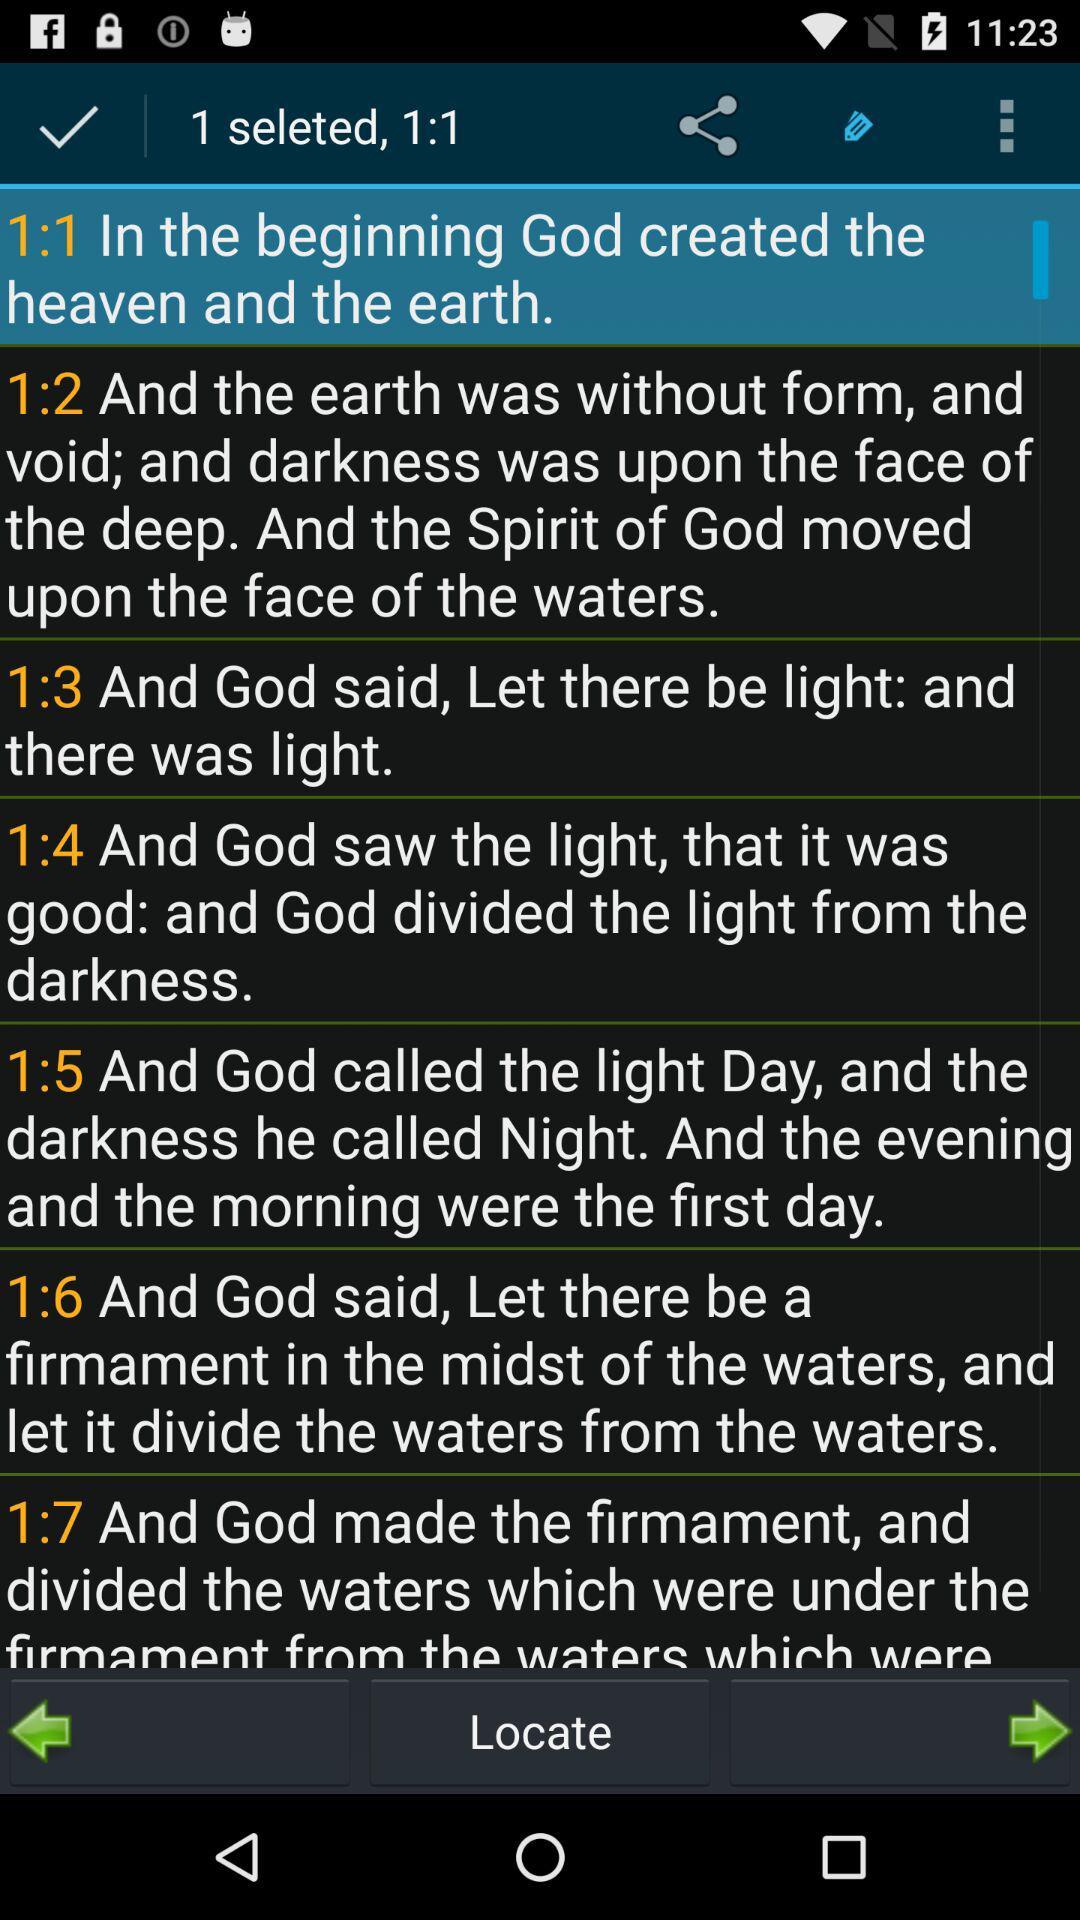 This screenshot has width=1080, height=1920. What do you see at coordinates (858, 124) in the screenshot?
I see `the app above the 1 1 in icon` at bounding box center [858, 124].